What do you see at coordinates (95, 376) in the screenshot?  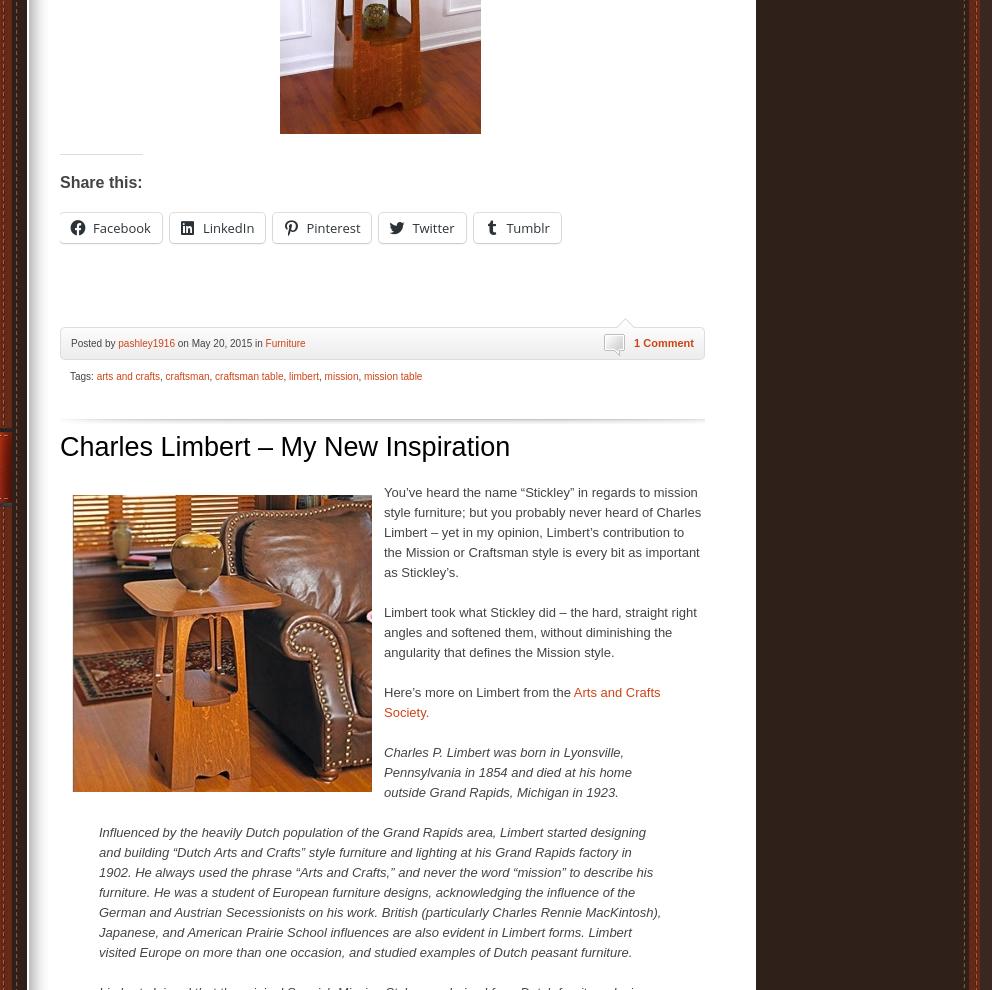 I see `'arts and crafts'` at bounding box center [95, 376].